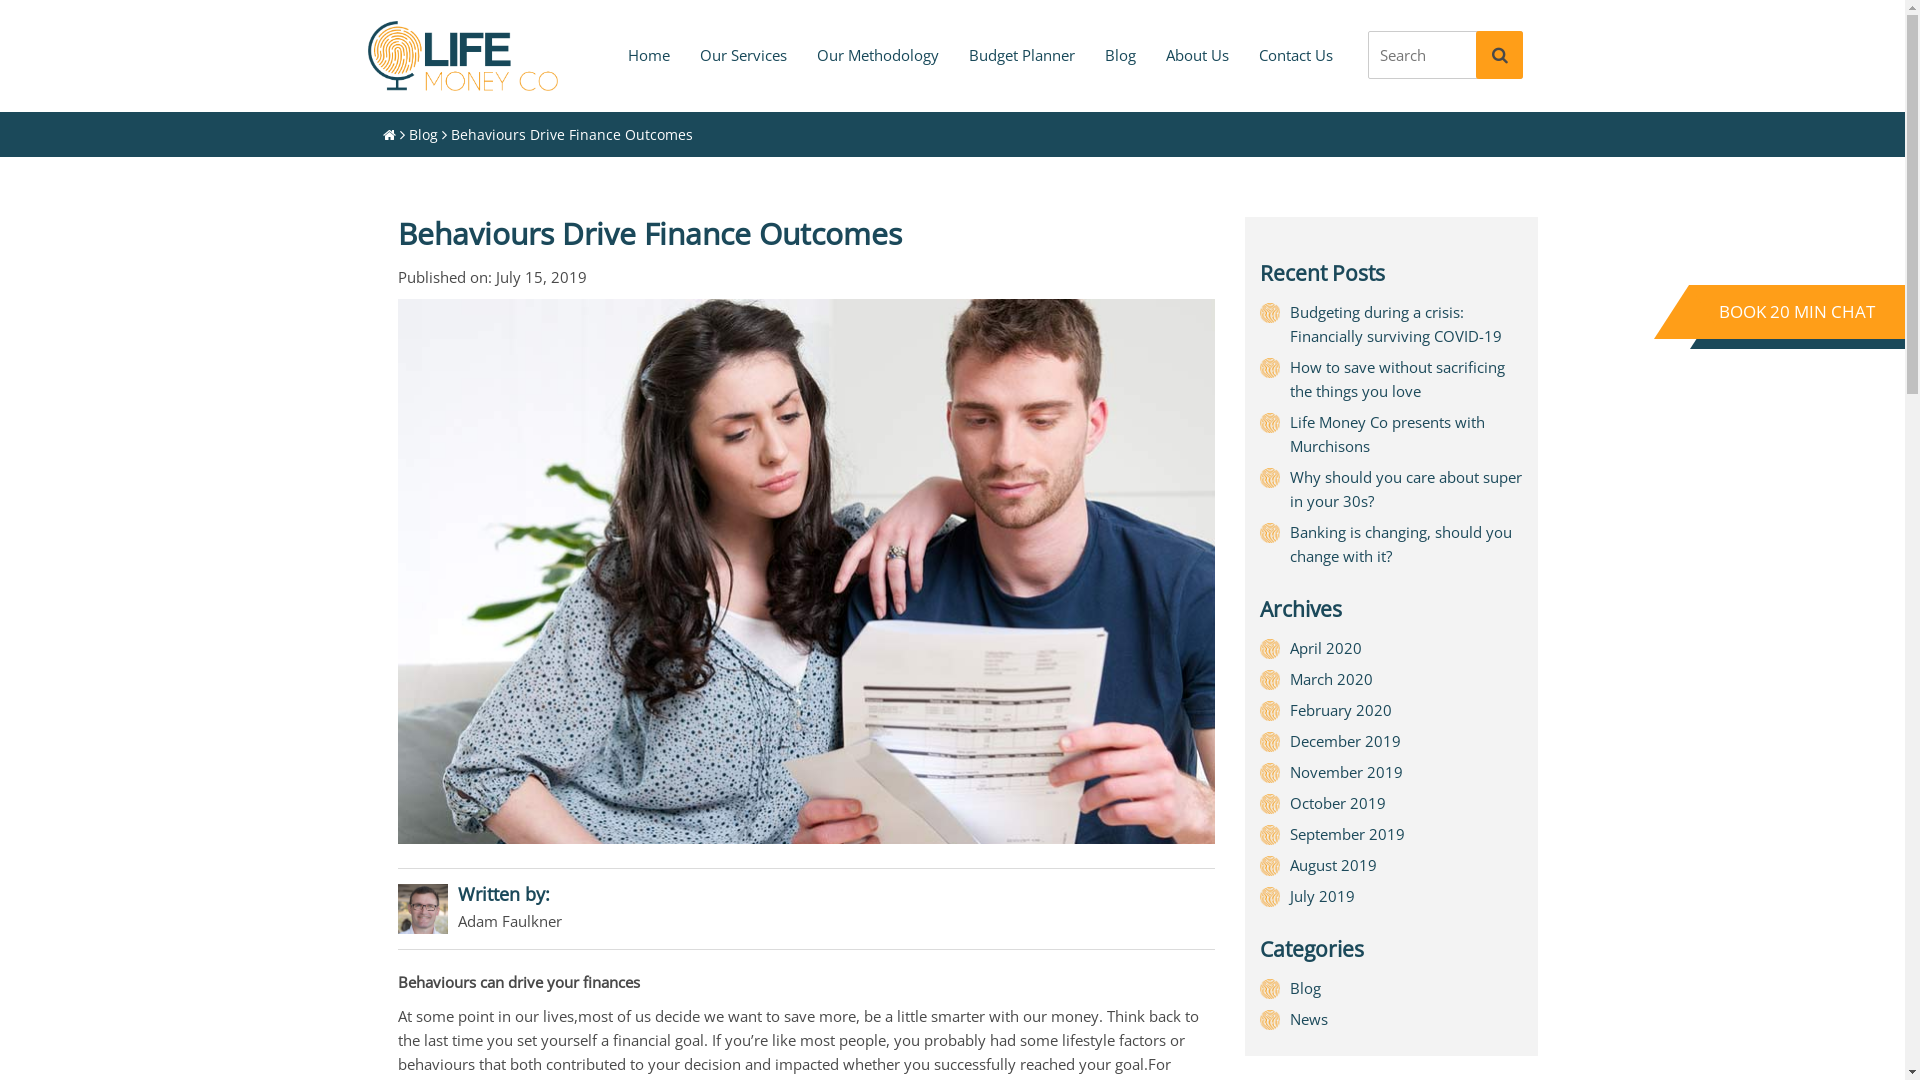  I want to click on 'Contact Us', so click(1296, 53).